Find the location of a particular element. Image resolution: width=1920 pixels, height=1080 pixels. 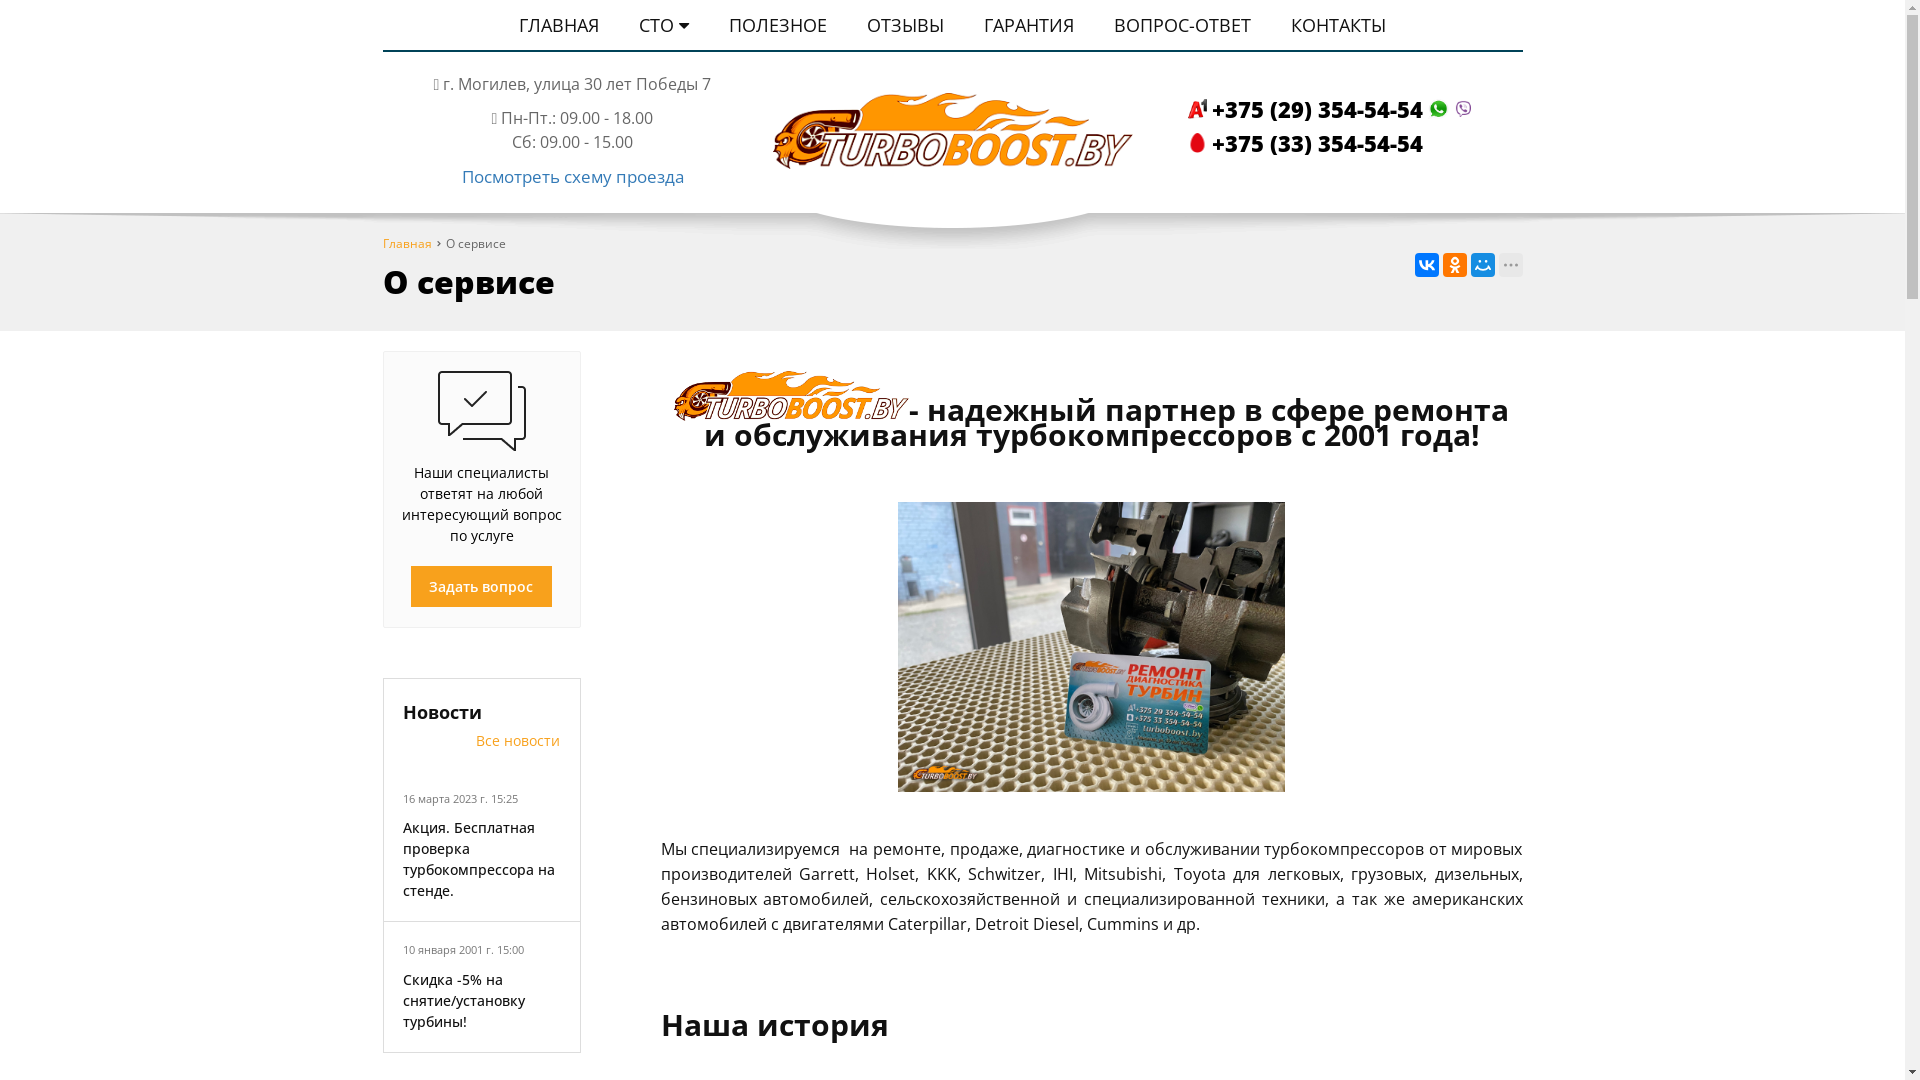

'+375 (33) 354-54-54' is located at coordinates (1186, 141).